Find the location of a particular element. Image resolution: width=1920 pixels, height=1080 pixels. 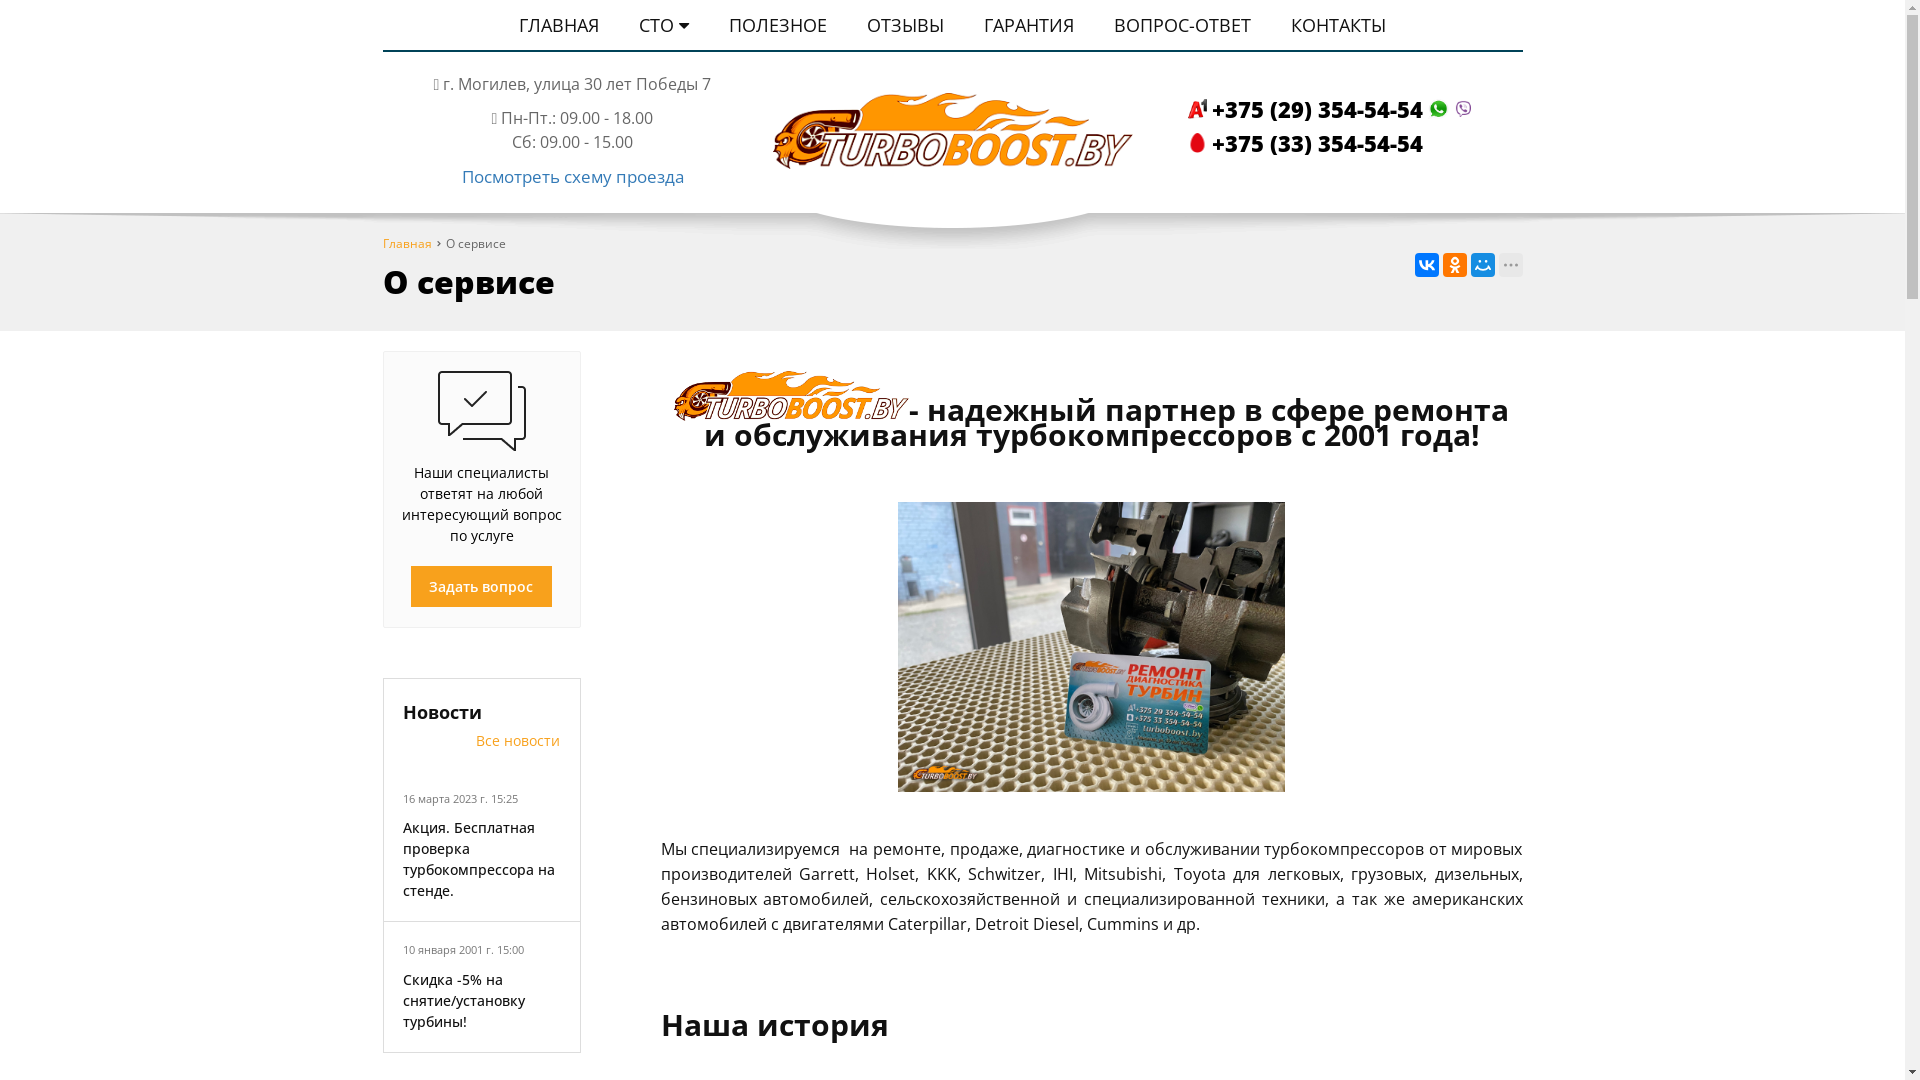

'+375 (33) 354-54-54' is located at coordinates (1186, 141).